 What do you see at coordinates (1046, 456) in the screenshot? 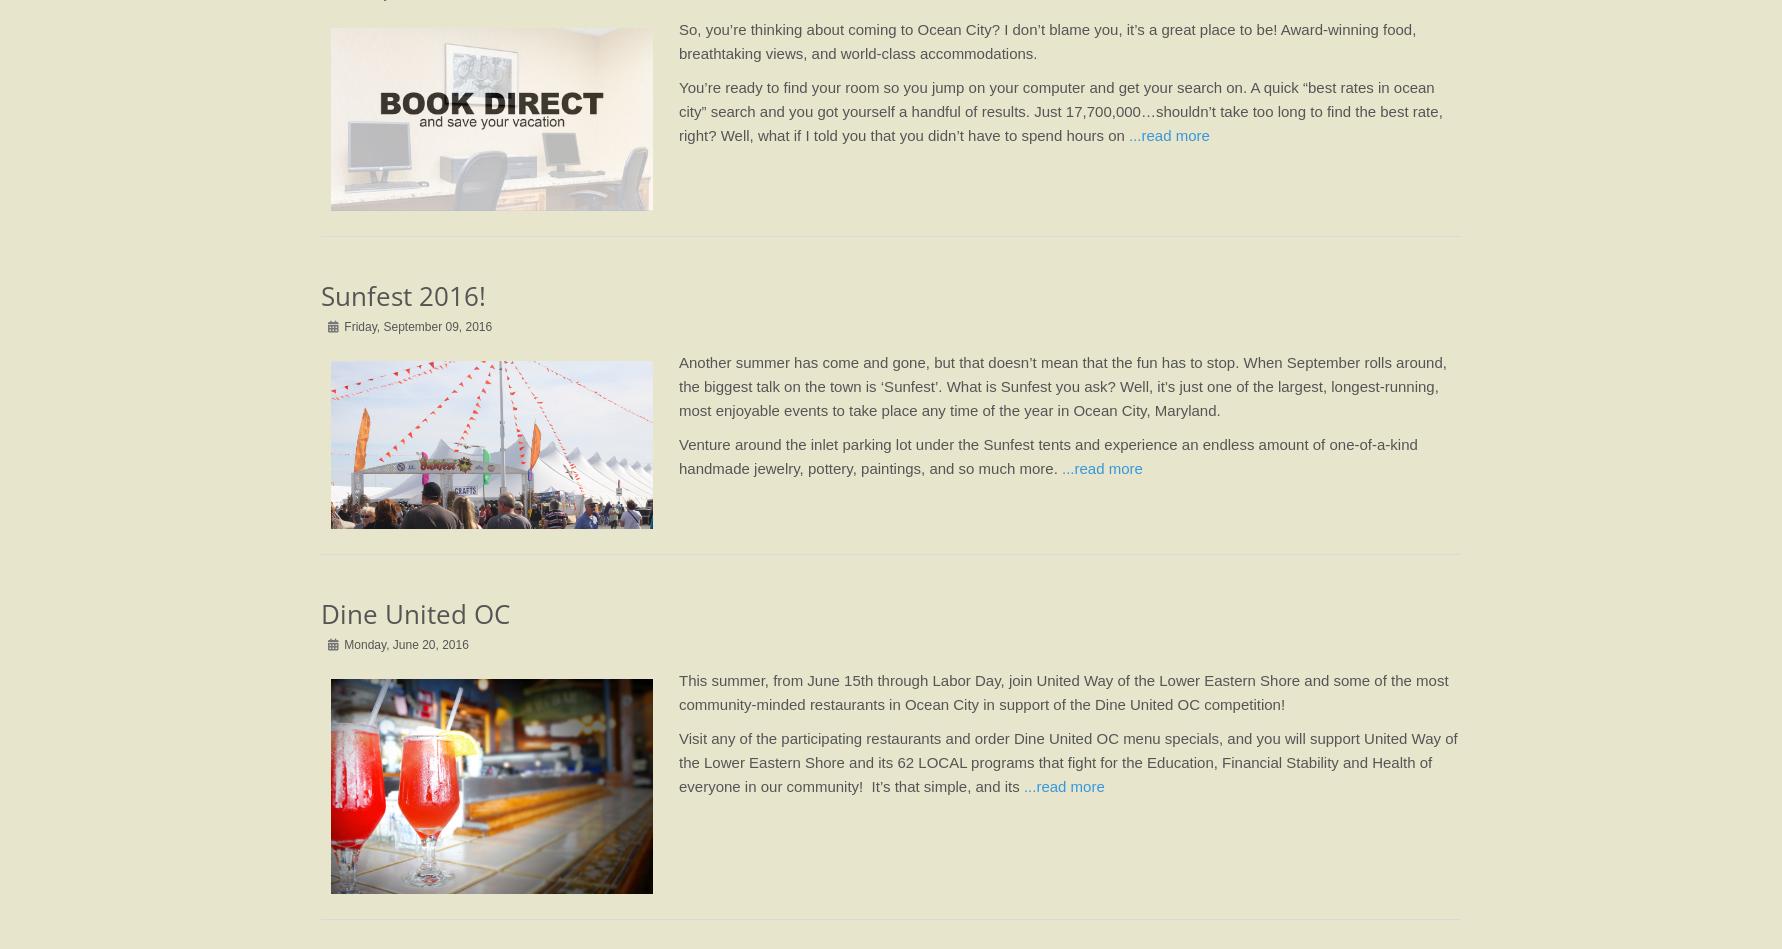
I see `'Venture around the inlet parking lot under the Sunfest tents and experience an endless amount of one-of-a-kind handmade jewelry, pottery, paintings, and so much more.'` at bounding box center [1046, 456].